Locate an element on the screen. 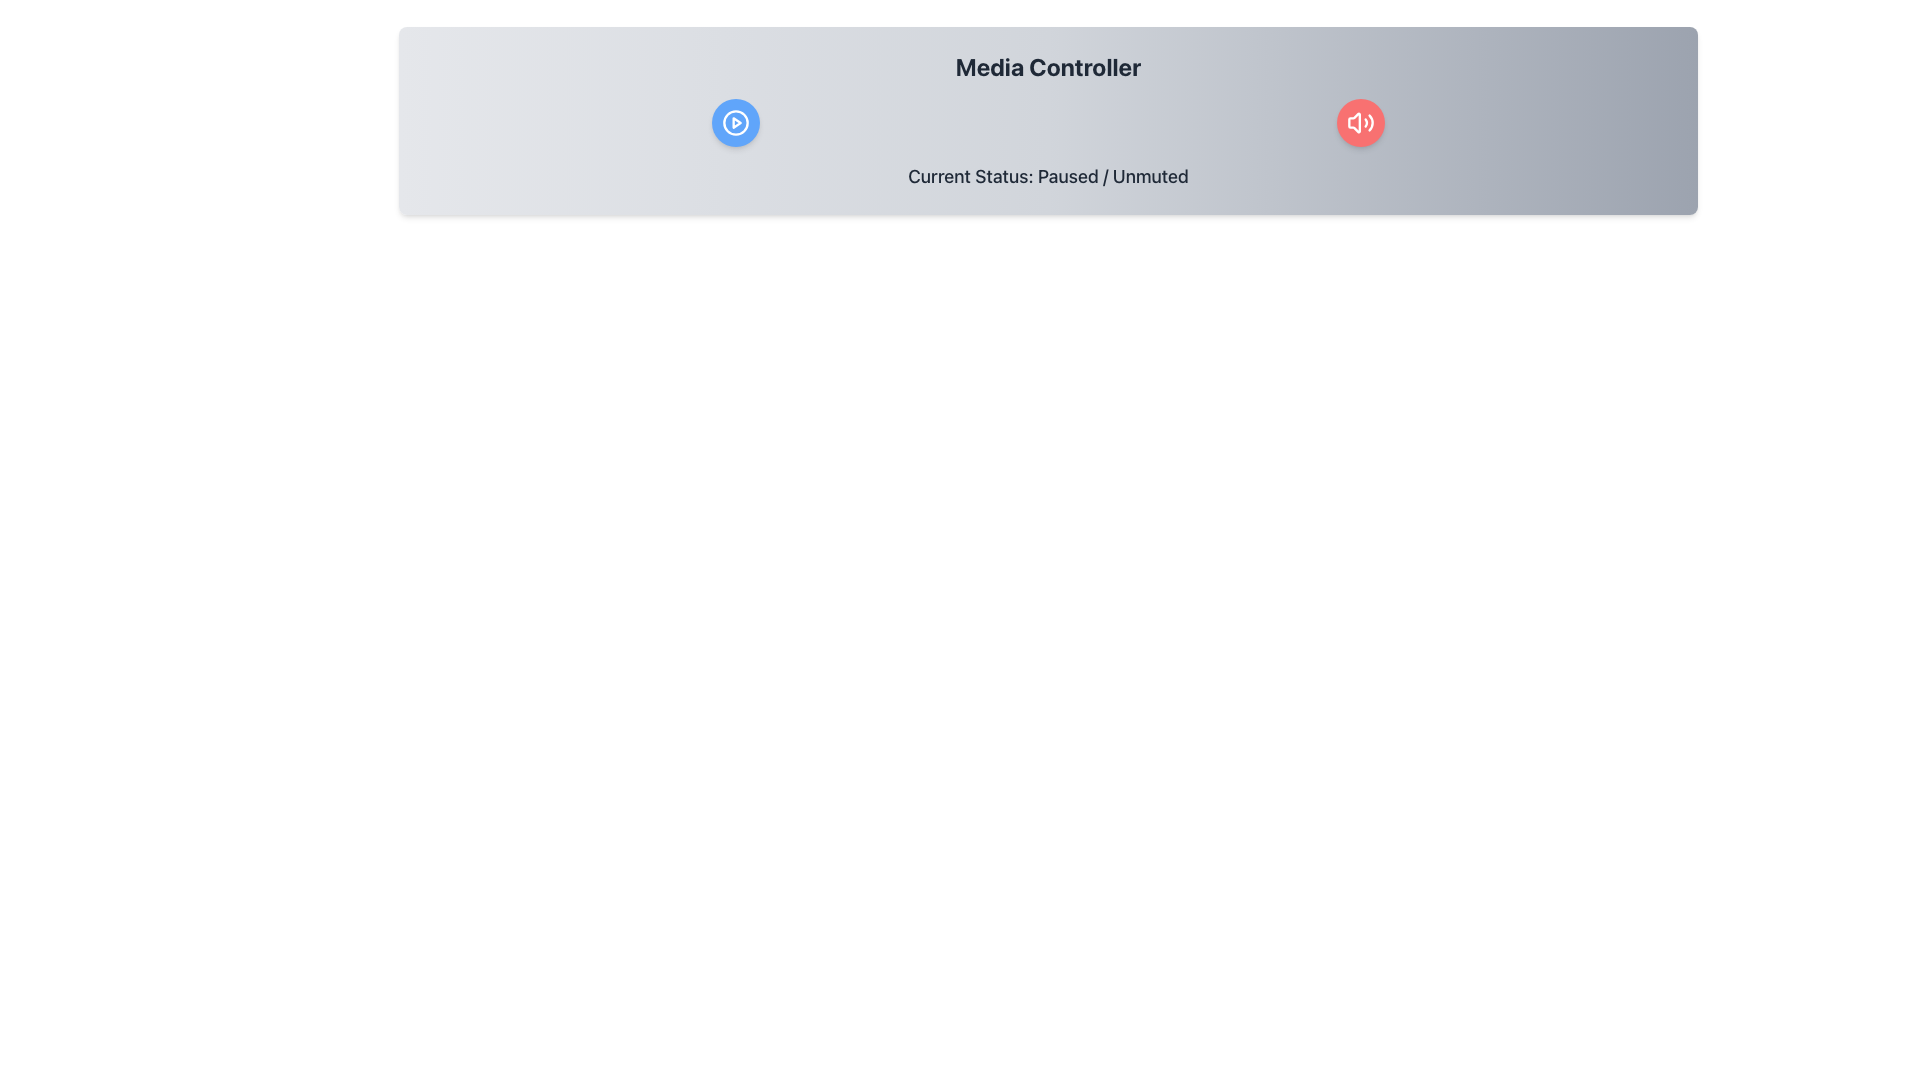 Image resolution: width=1920 pixels, height=1080 pixels. the red circular button with a white speaker icon located in the top-right corner of the media controller interface is located at coordinates (1360, 123).